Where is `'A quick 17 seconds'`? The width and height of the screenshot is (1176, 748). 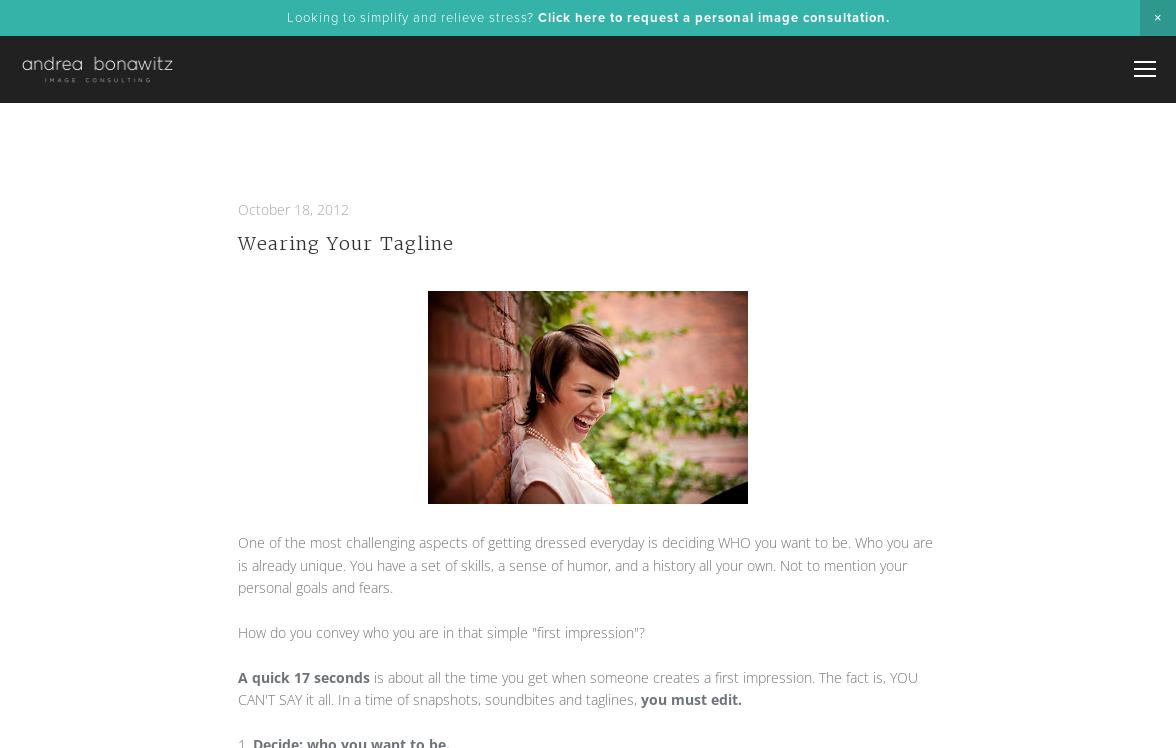 'A quick 17 seconds' is located at coordinates (303, 676).